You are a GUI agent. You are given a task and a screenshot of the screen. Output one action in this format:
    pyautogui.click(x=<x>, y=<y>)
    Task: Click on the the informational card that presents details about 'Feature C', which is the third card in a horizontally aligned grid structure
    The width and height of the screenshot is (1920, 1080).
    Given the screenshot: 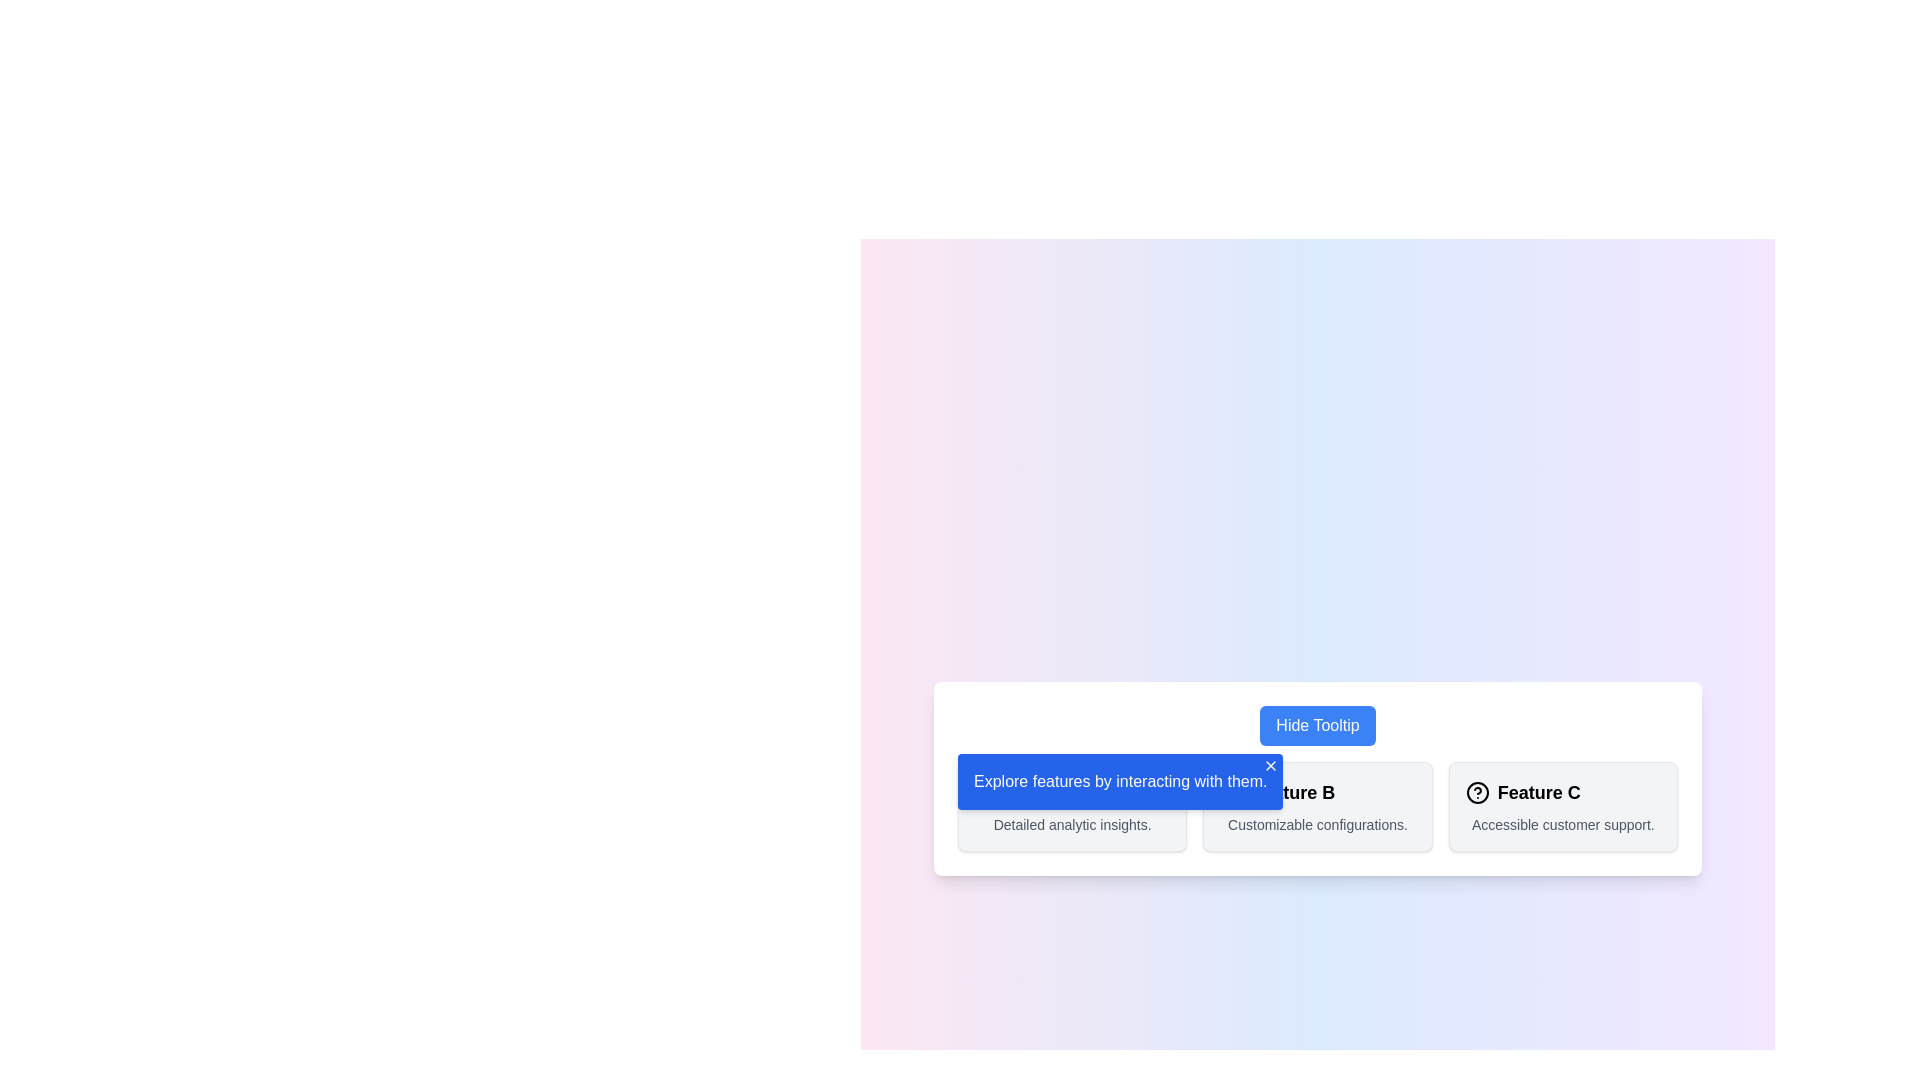 What is the action you would take?
    pyautogui.click(x=1562, y=805)
    